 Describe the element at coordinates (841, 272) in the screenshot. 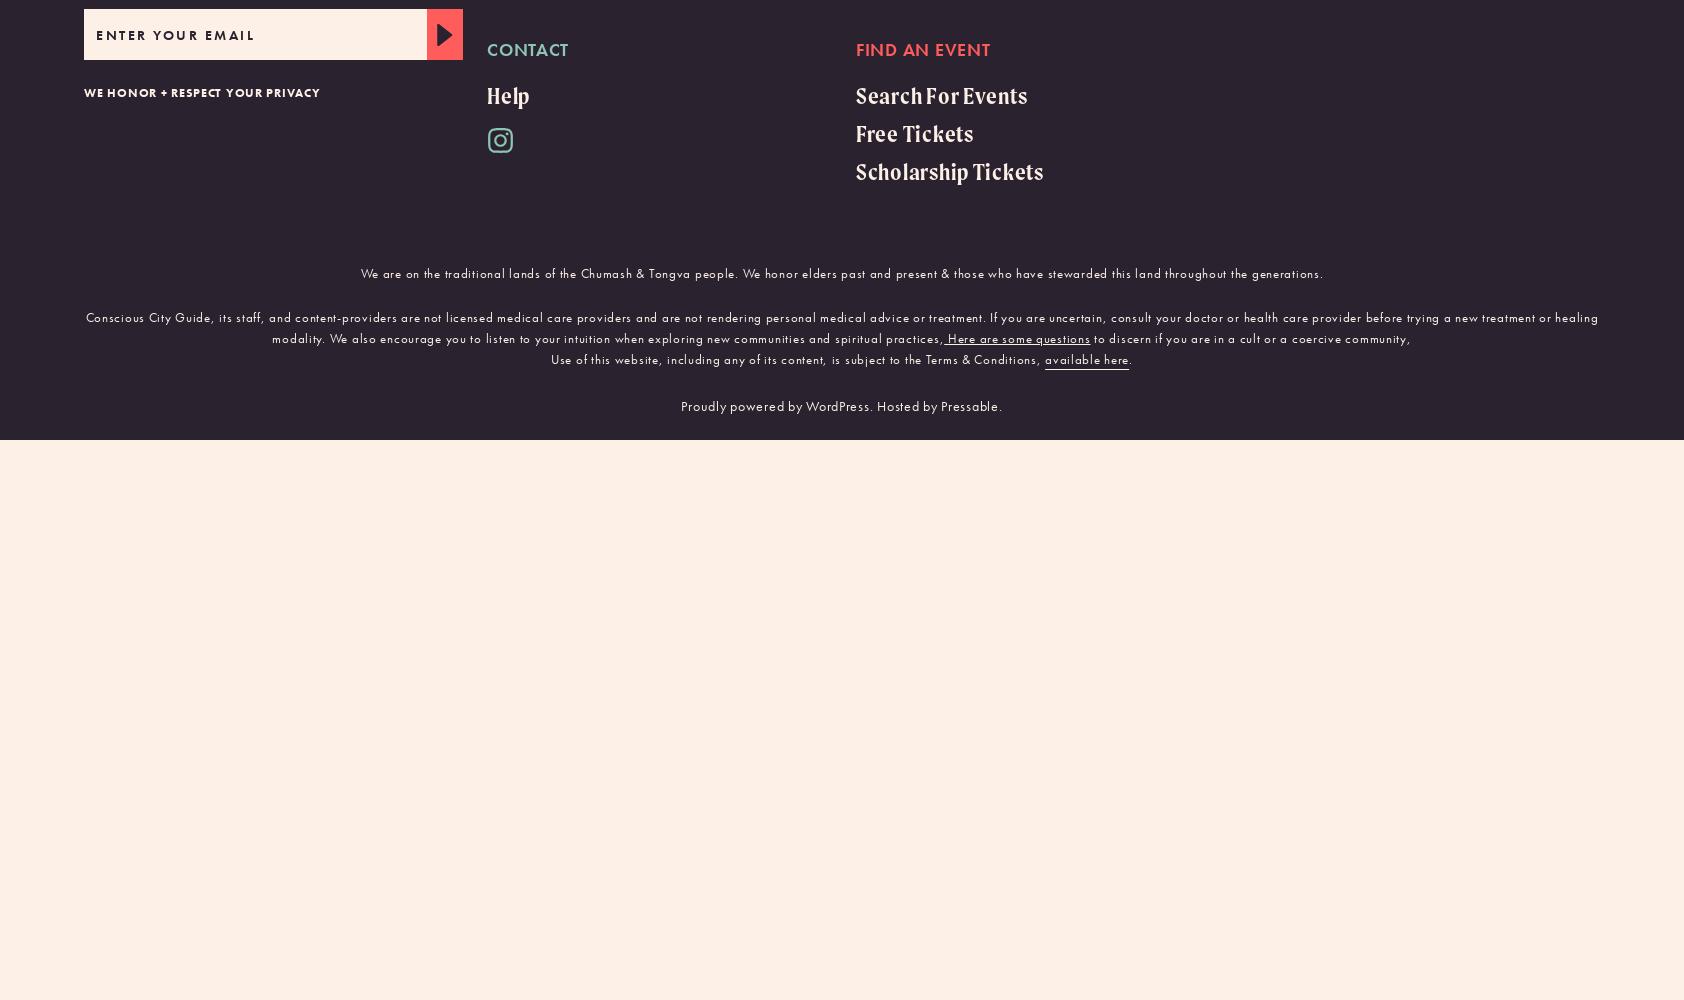

I see `'We are on the traditional lands of the Chumash & Tongva people. We honor elders past and present & those who have stewarded this land throughout the generations.'` at that location.